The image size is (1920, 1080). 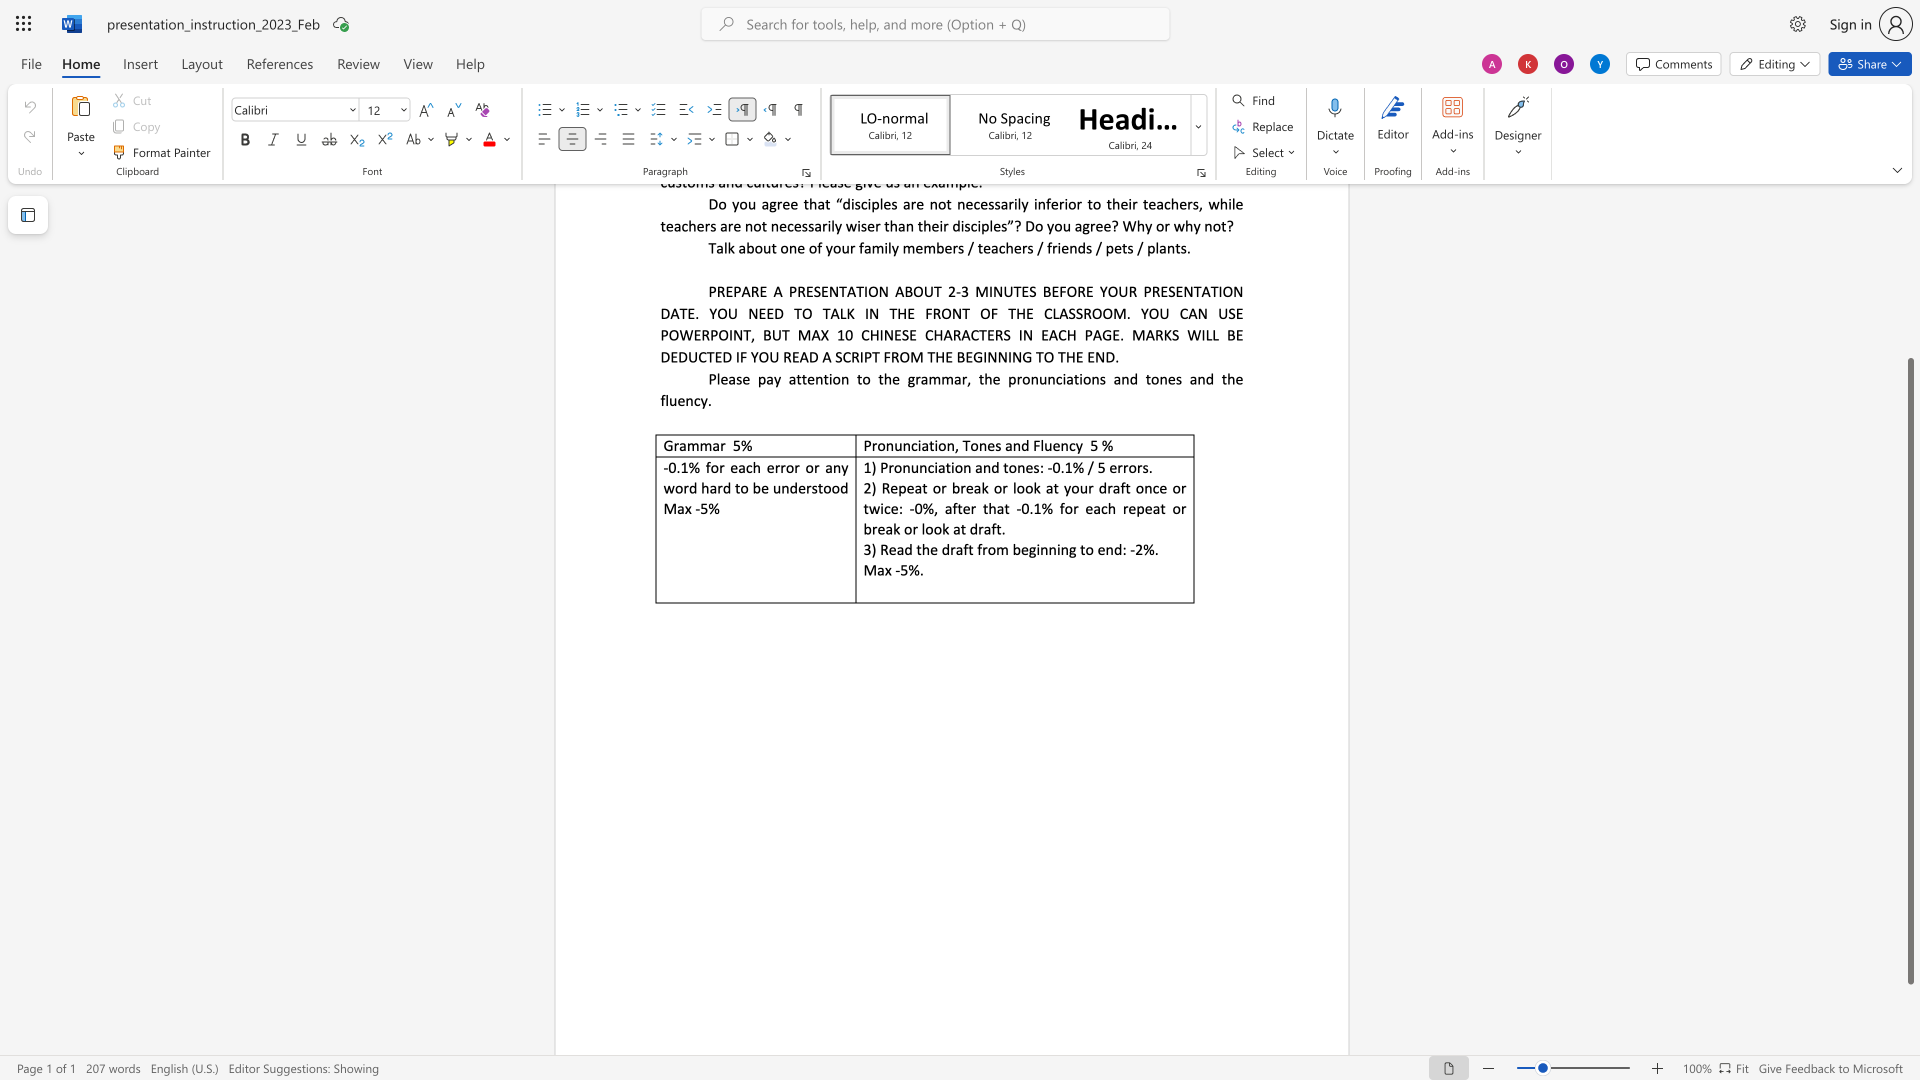 I want to click on the scrollbar to move the page upward, so click(x=1909, y=329).